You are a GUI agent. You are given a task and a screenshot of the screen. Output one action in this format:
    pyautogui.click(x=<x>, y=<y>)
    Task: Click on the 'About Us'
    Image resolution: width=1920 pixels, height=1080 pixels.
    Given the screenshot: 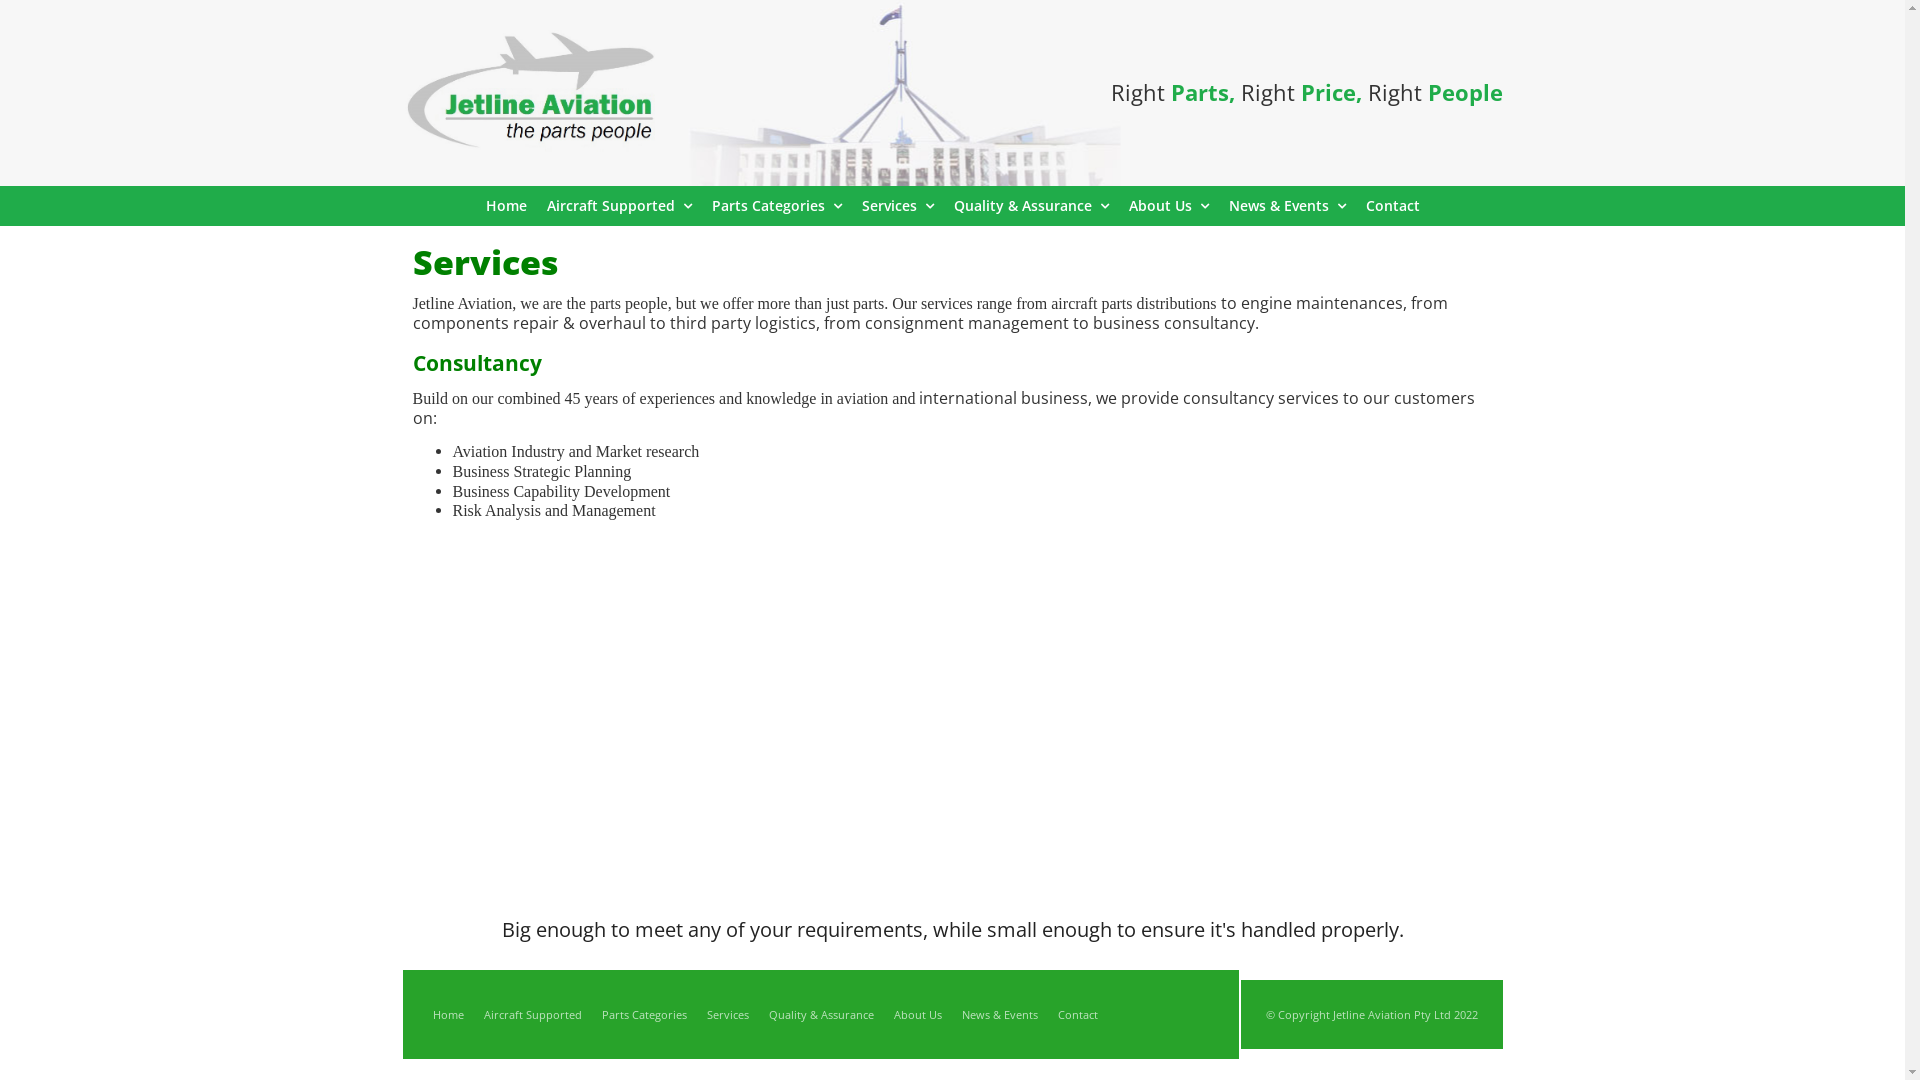 What is the action you would take?
    pyautogui.click(x=1167, y=205)
    